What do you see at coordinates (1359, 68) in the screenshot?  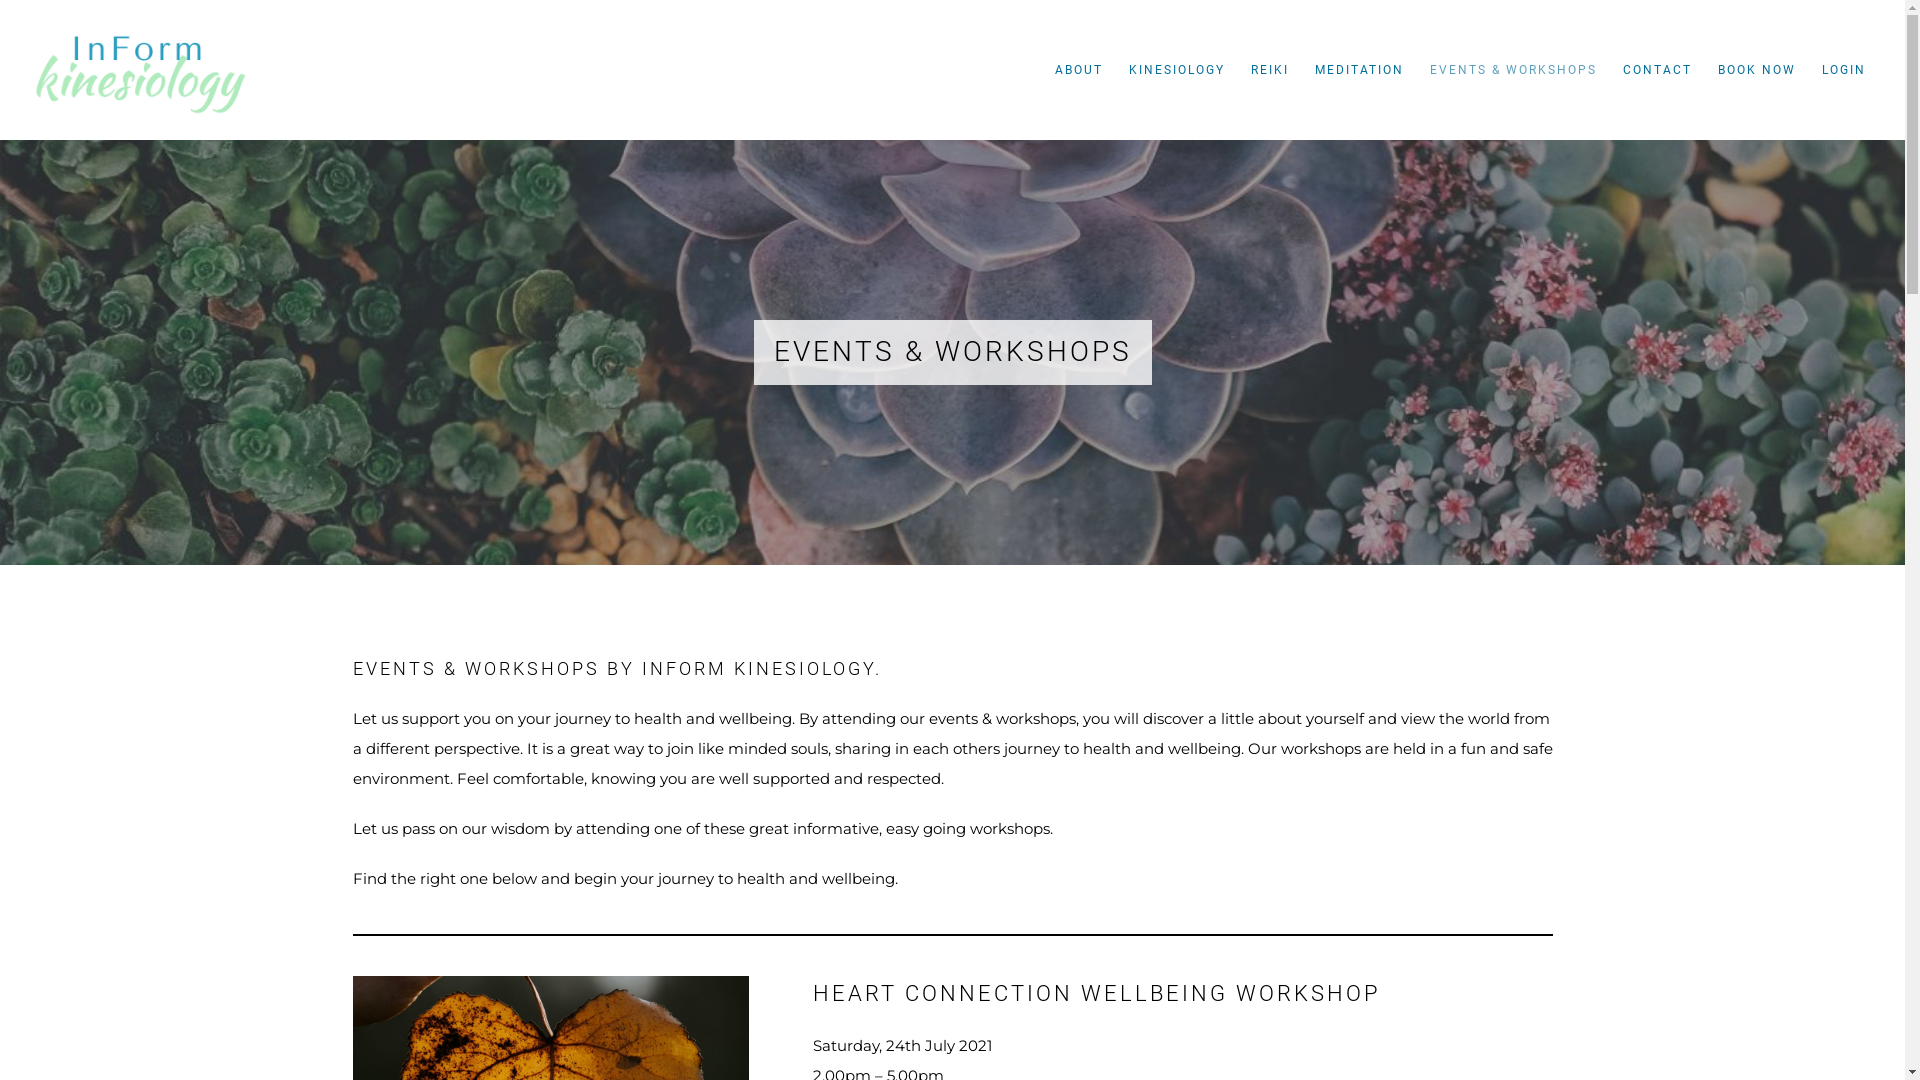 I see `'MEDITATION'` at bounding box center [1359, 68].